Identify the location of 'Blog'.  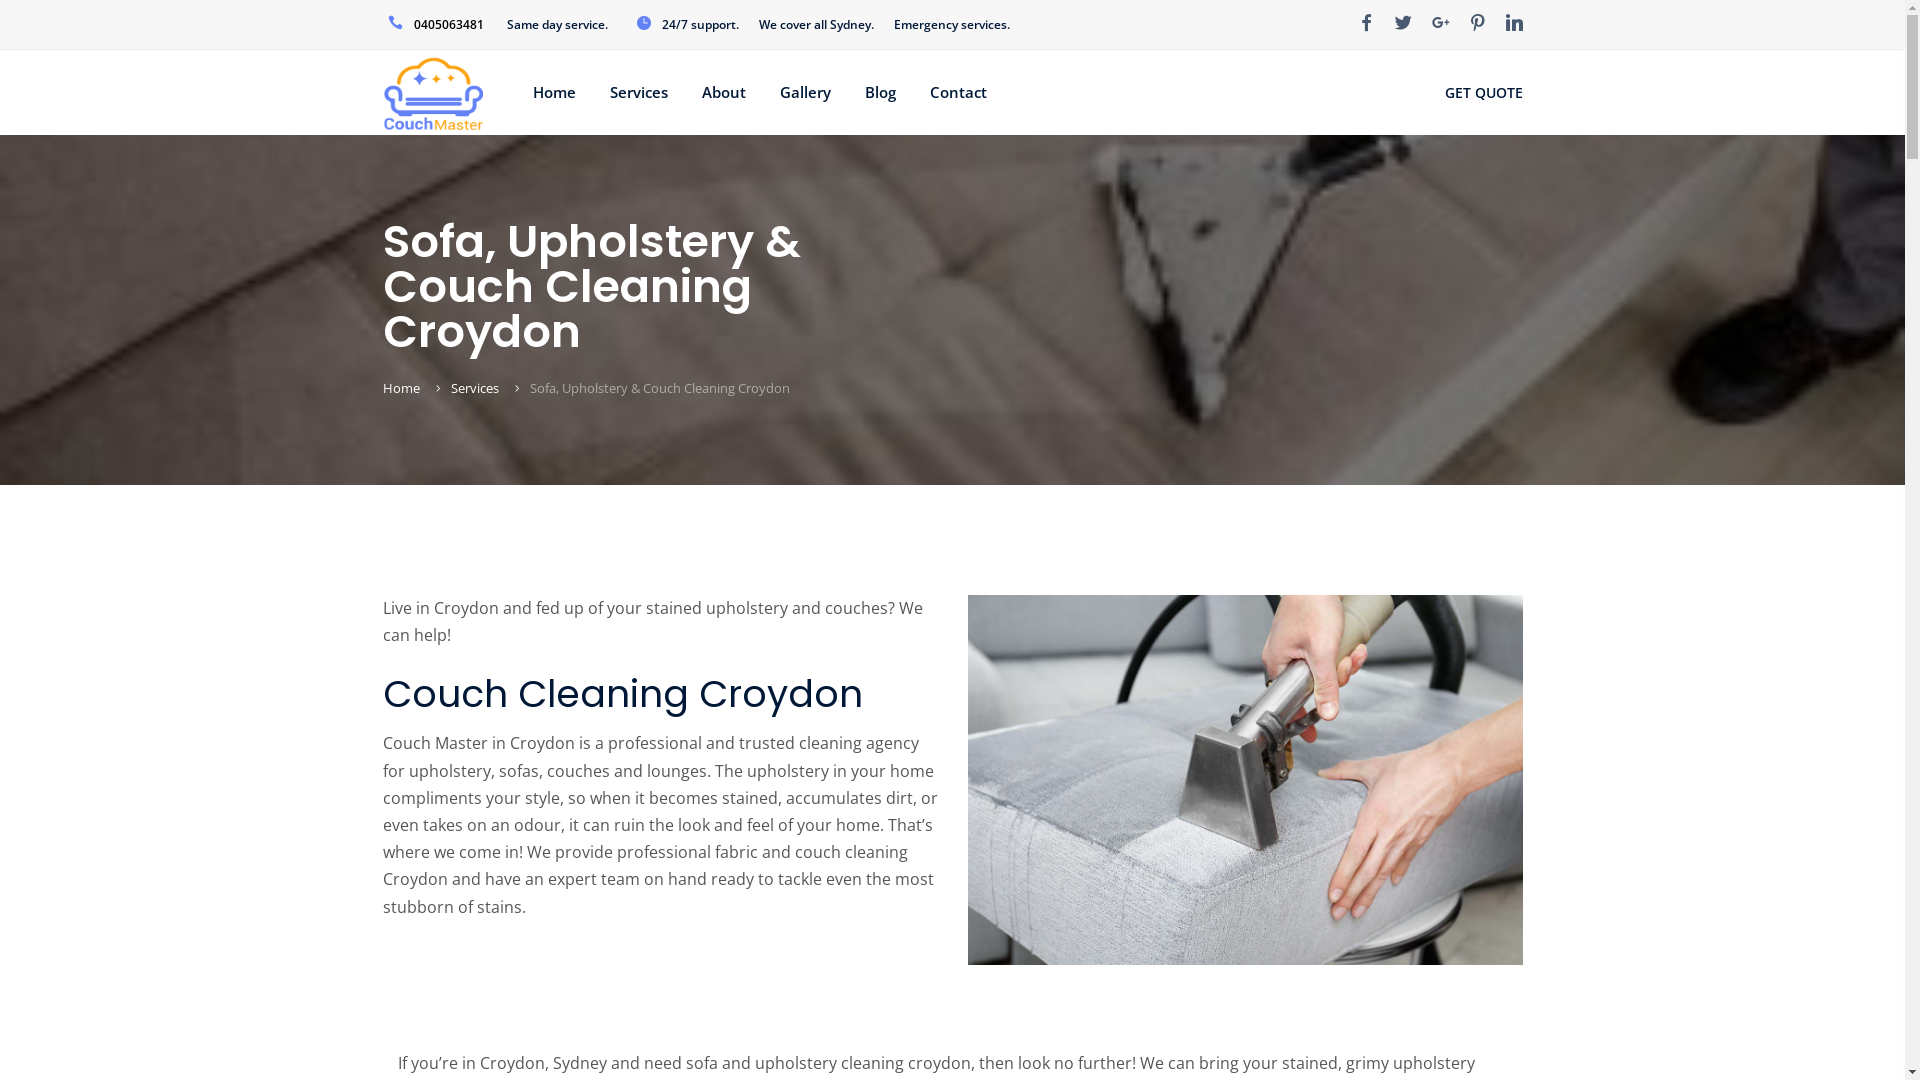
(864, 92).